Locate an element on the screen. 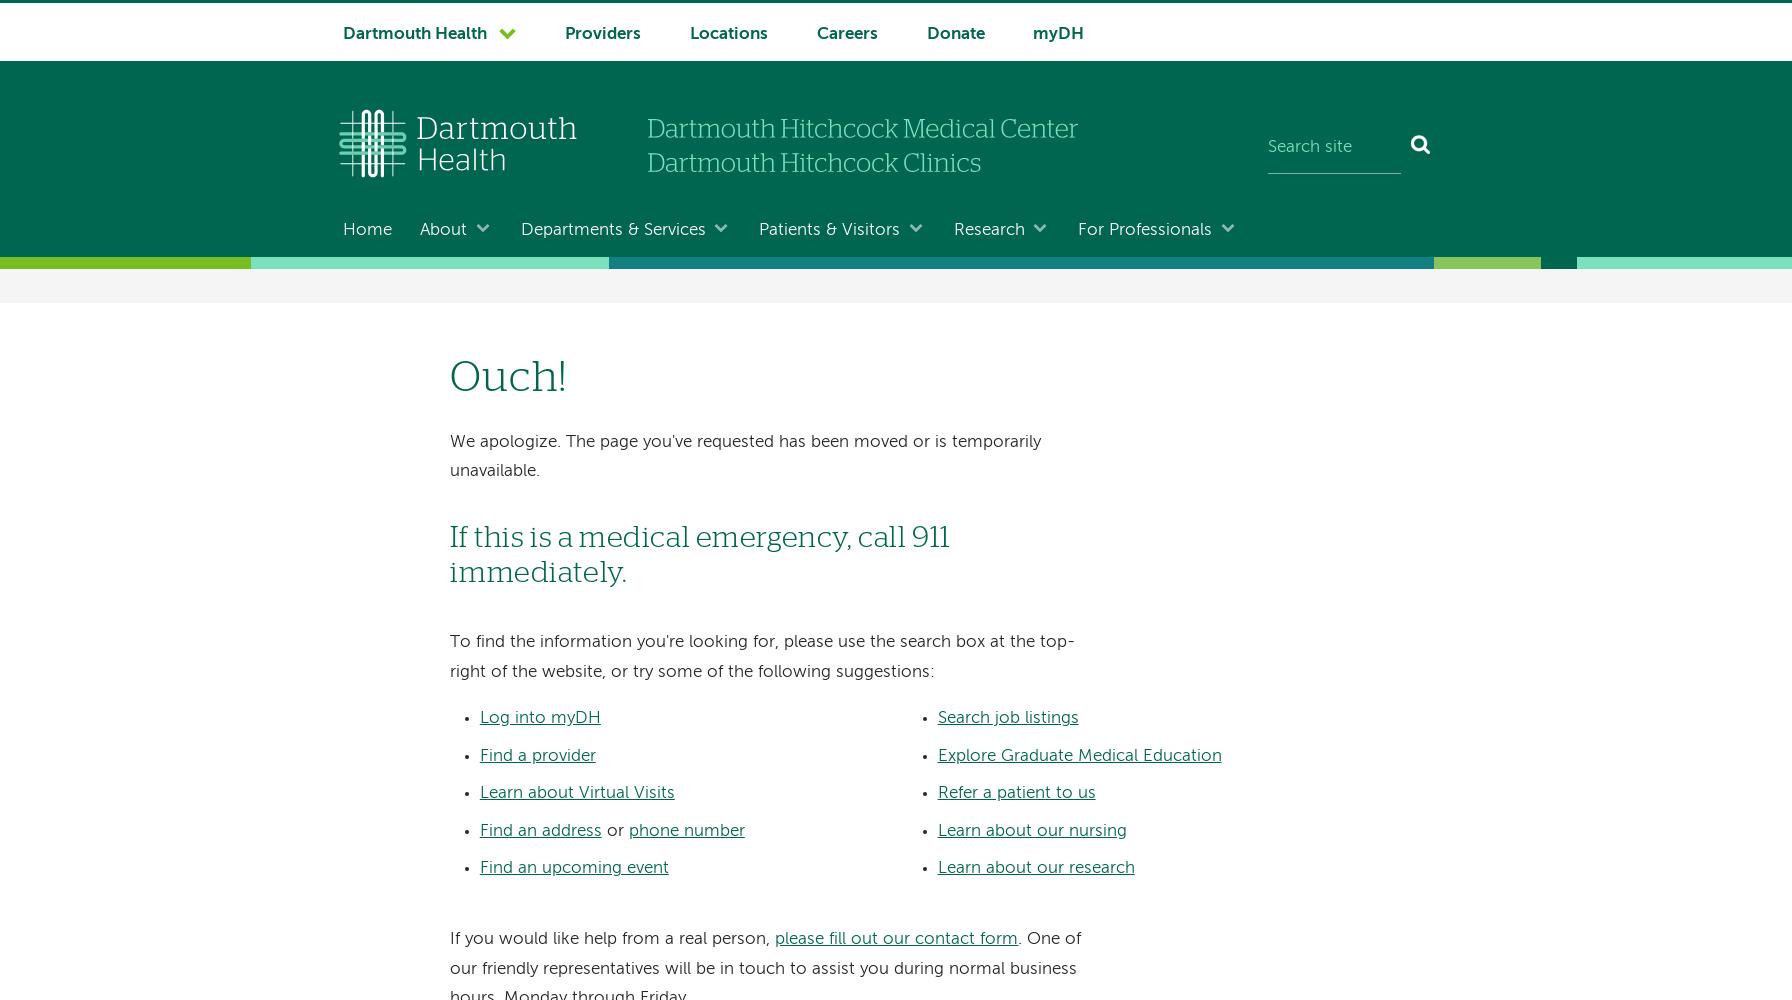  'Departments & Services' is located at coordinates (612, 228).